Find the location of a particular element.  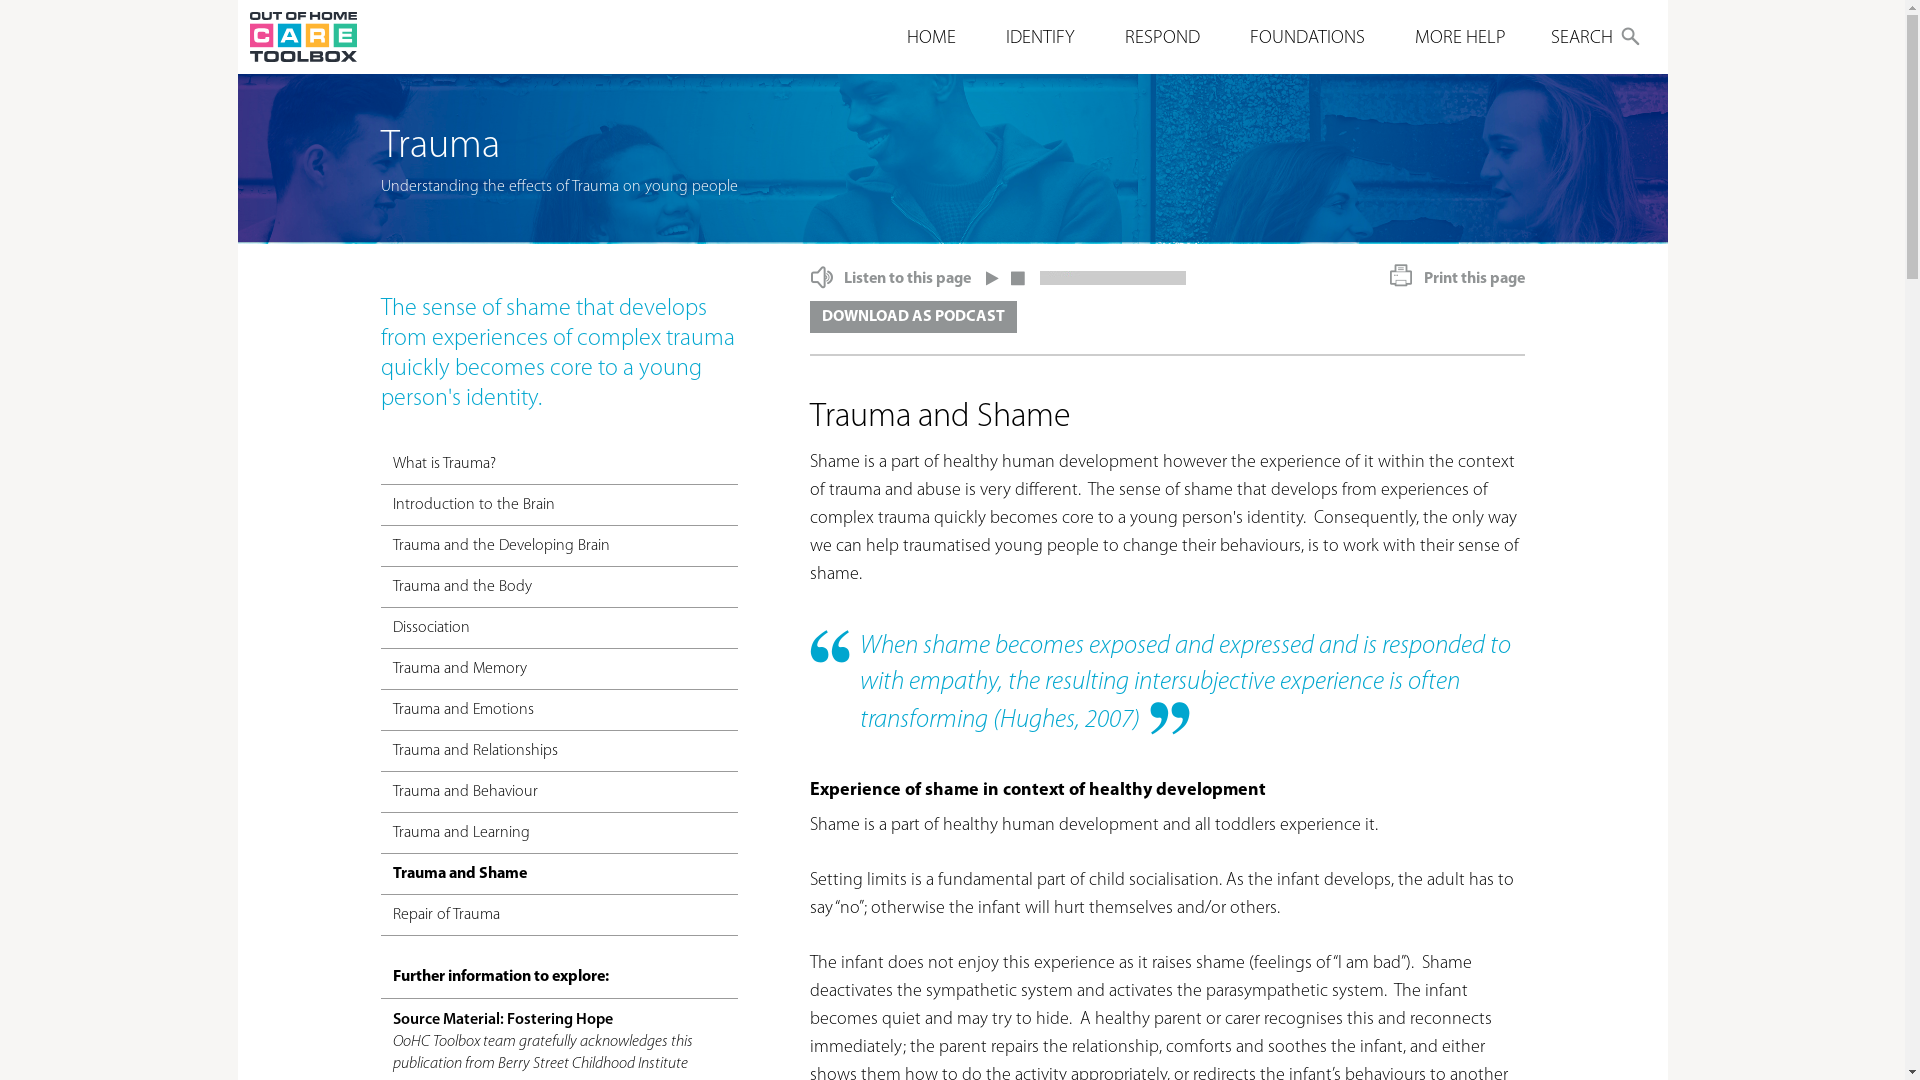

'IDENTIFY' is located at coordinates (1040, 38).